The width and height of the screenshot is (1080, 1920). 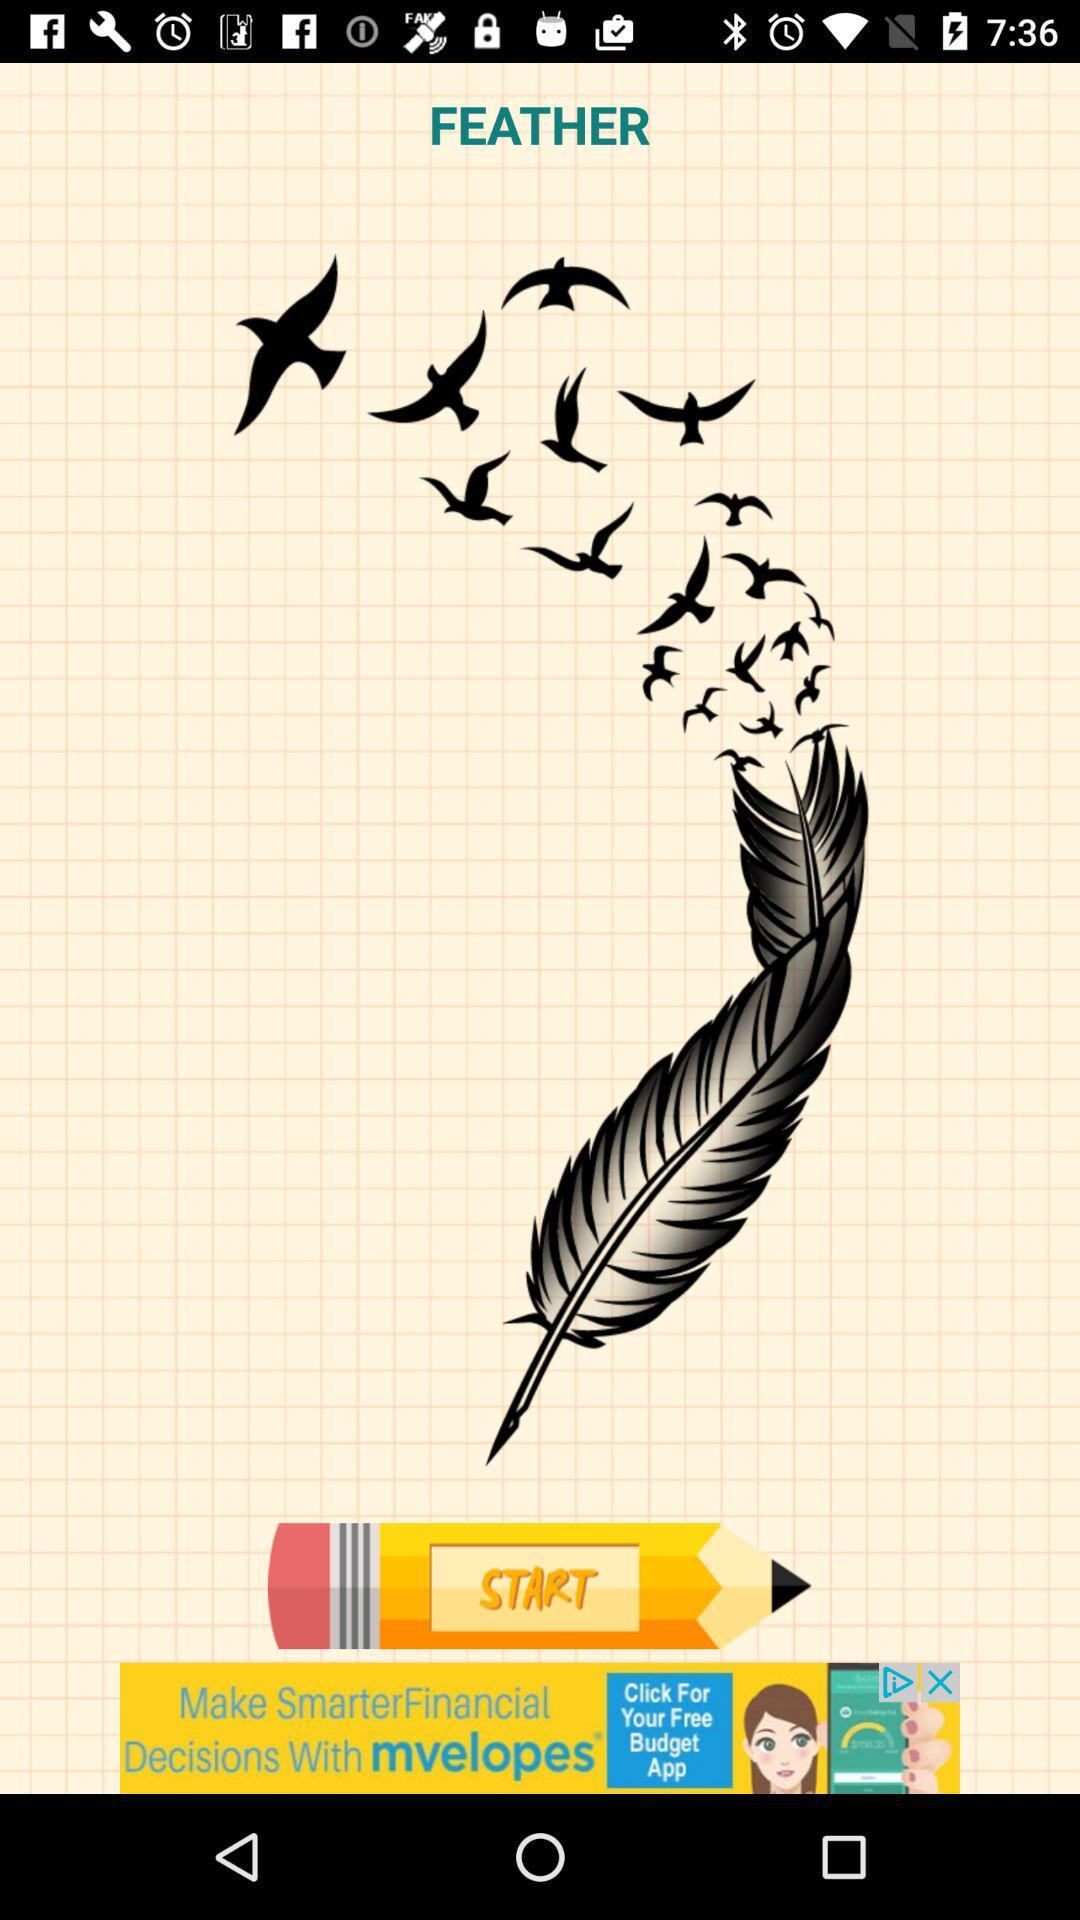 What do you see at coordinates (540, 1727) in the screenshot?
I see `open advertisement` at bounding box center [540, 1727].